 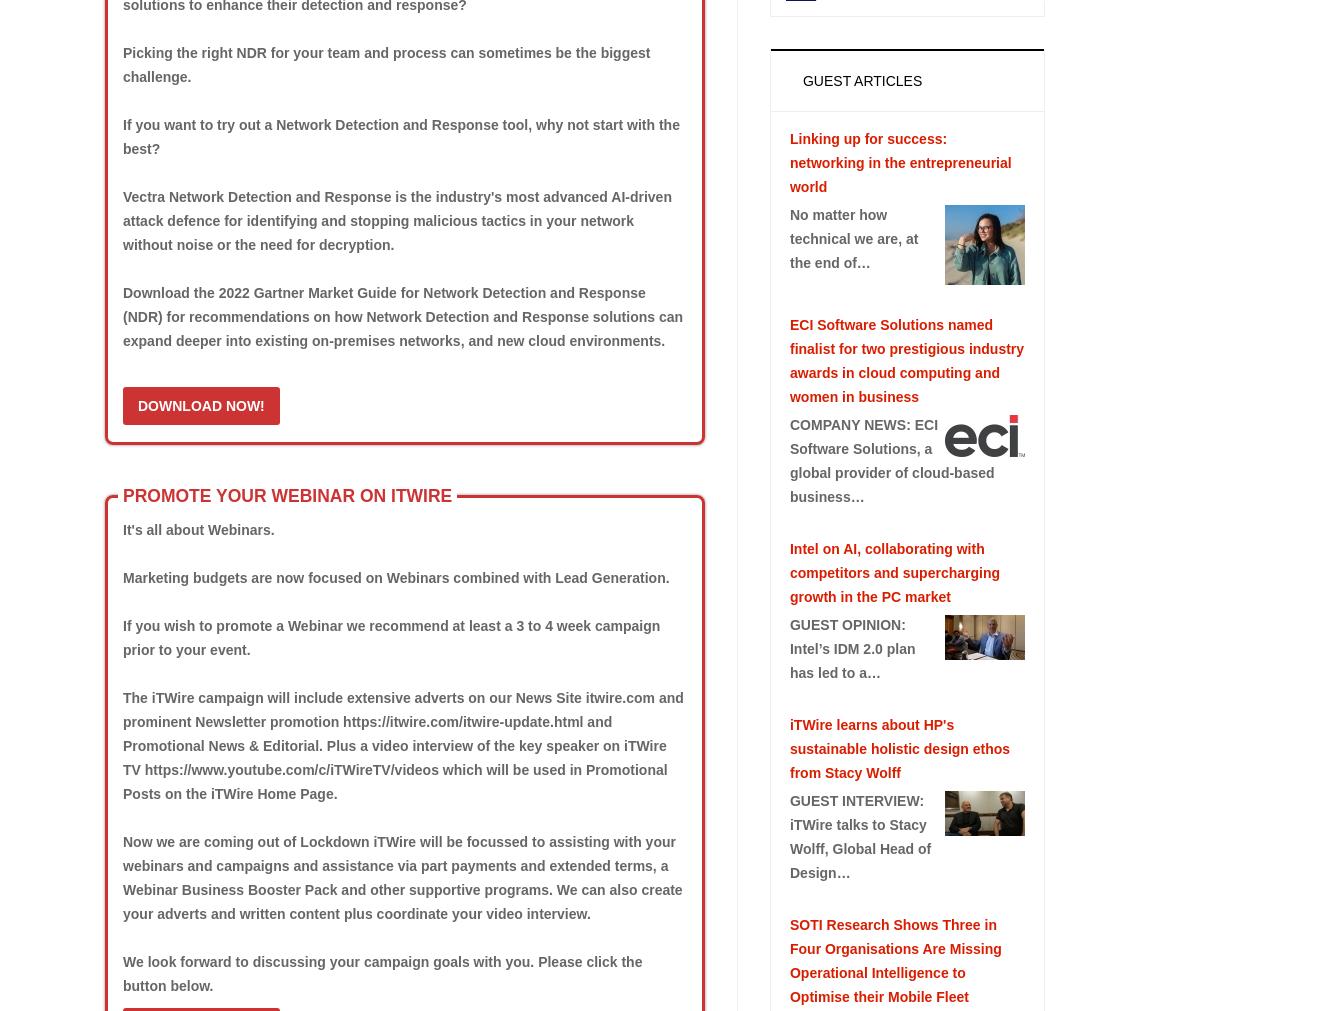 I want to click on 'Vectra Network Detection and Response is the industry's most advanced AI-driven attack defence for identifying and stopping malicious tactics in your network without noise or the need for decryption.', so click(x=396, y=221).